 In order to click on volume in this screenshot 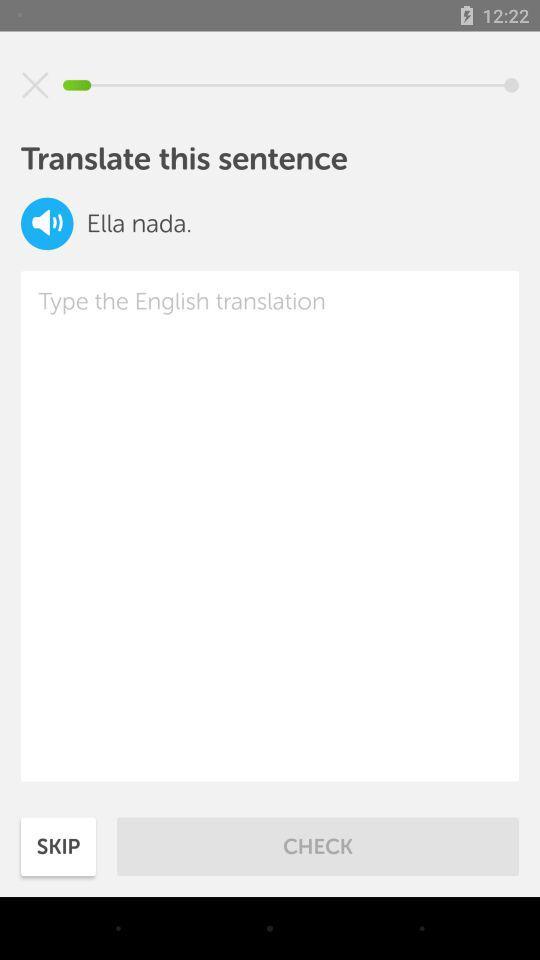, I will do `click(47, 223)`.